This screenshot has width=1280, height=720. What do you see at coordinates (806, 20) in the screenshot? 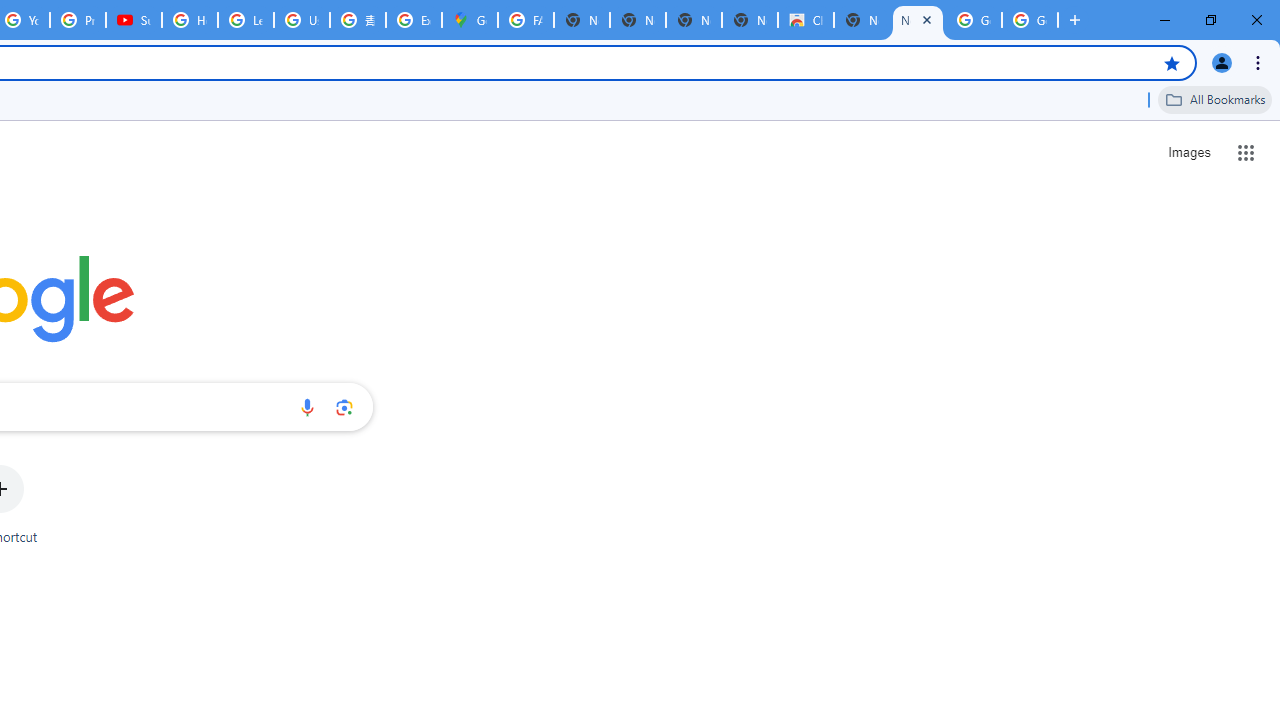
I see `'Chrome Web Store'` at bounding box center [806, 20].